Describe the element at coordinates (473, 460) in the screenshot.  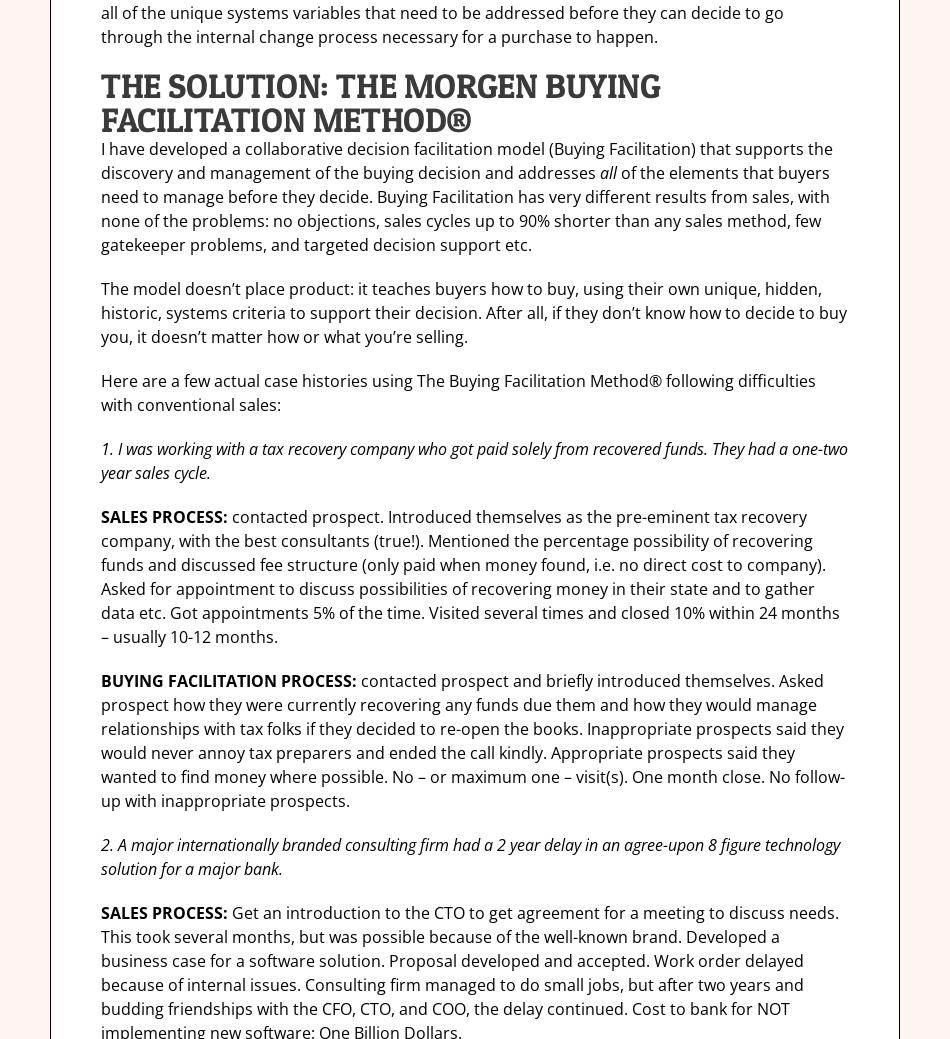
I see `'1. I was working with a tax recovery company who got paid solely from recovered funds. They had a one-two year sales cycle.'` at that location.